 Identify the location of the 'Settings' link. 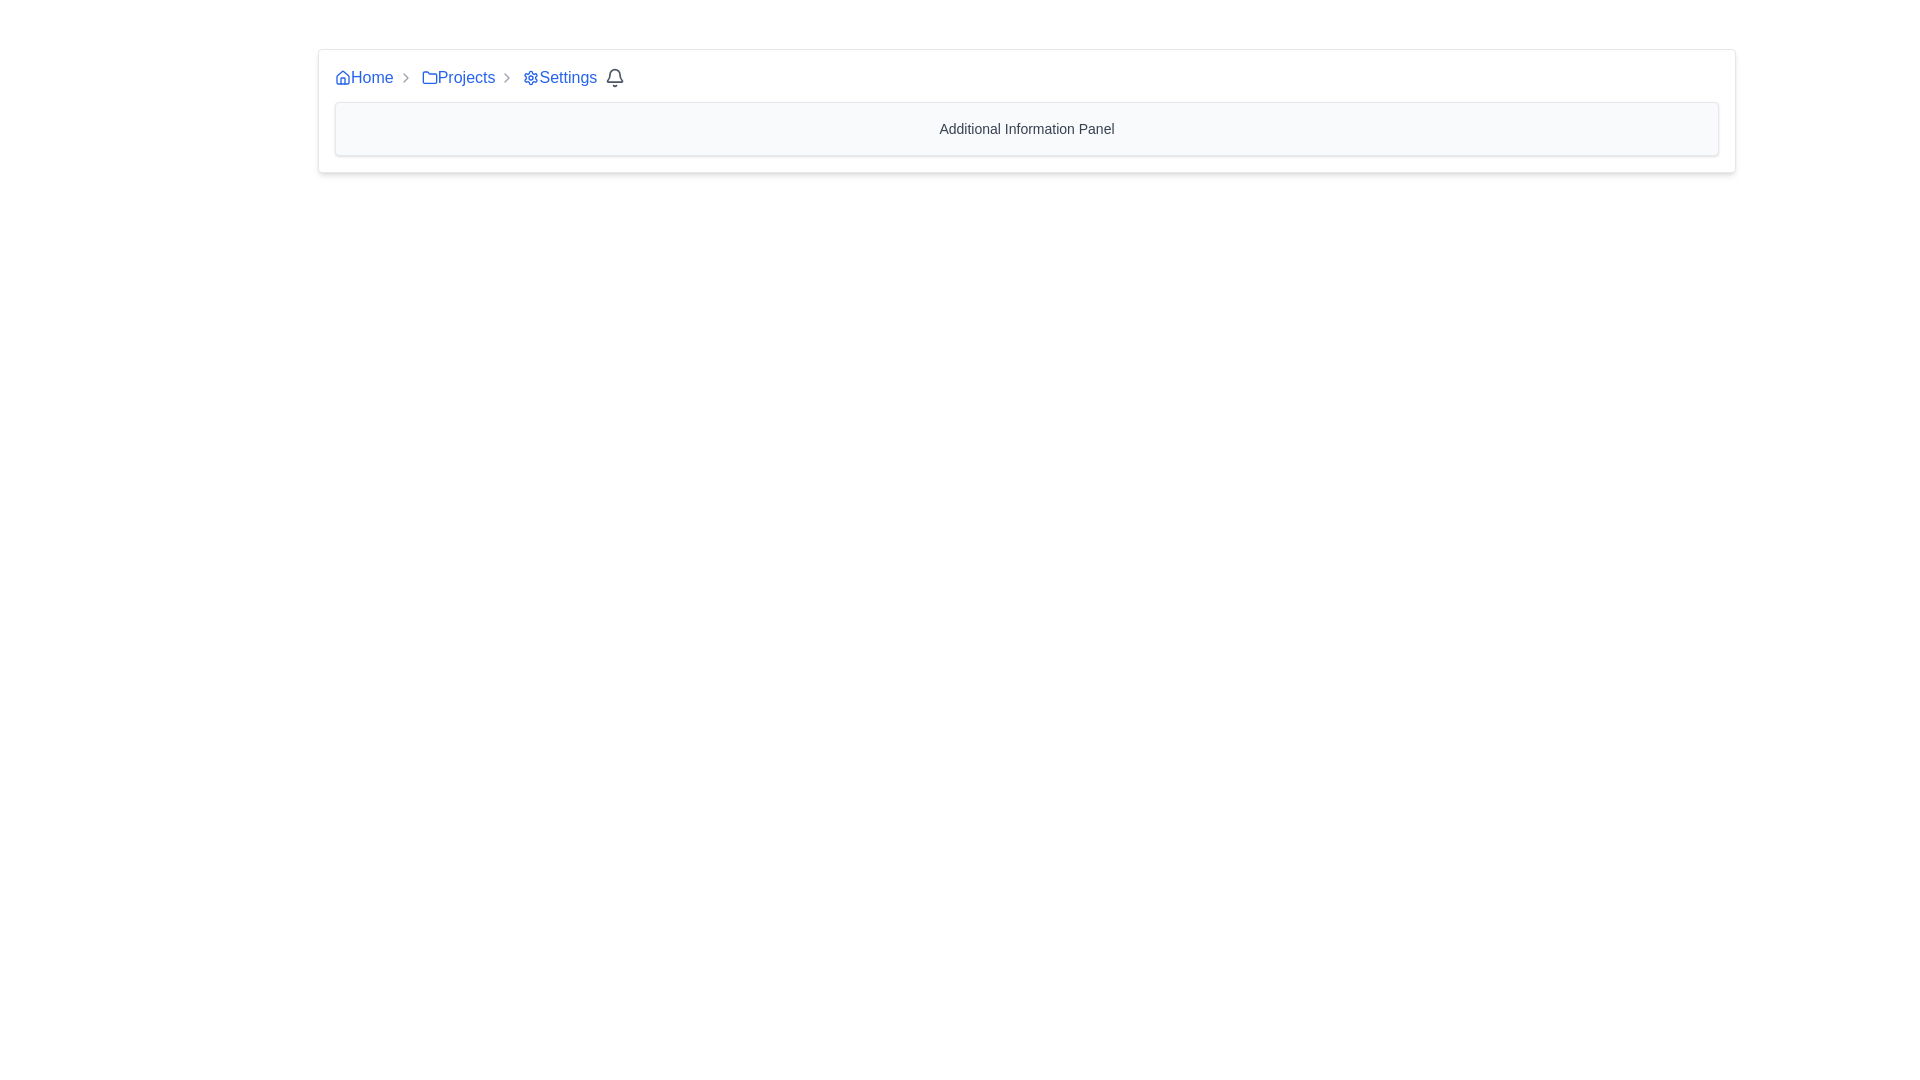
(560, 76).